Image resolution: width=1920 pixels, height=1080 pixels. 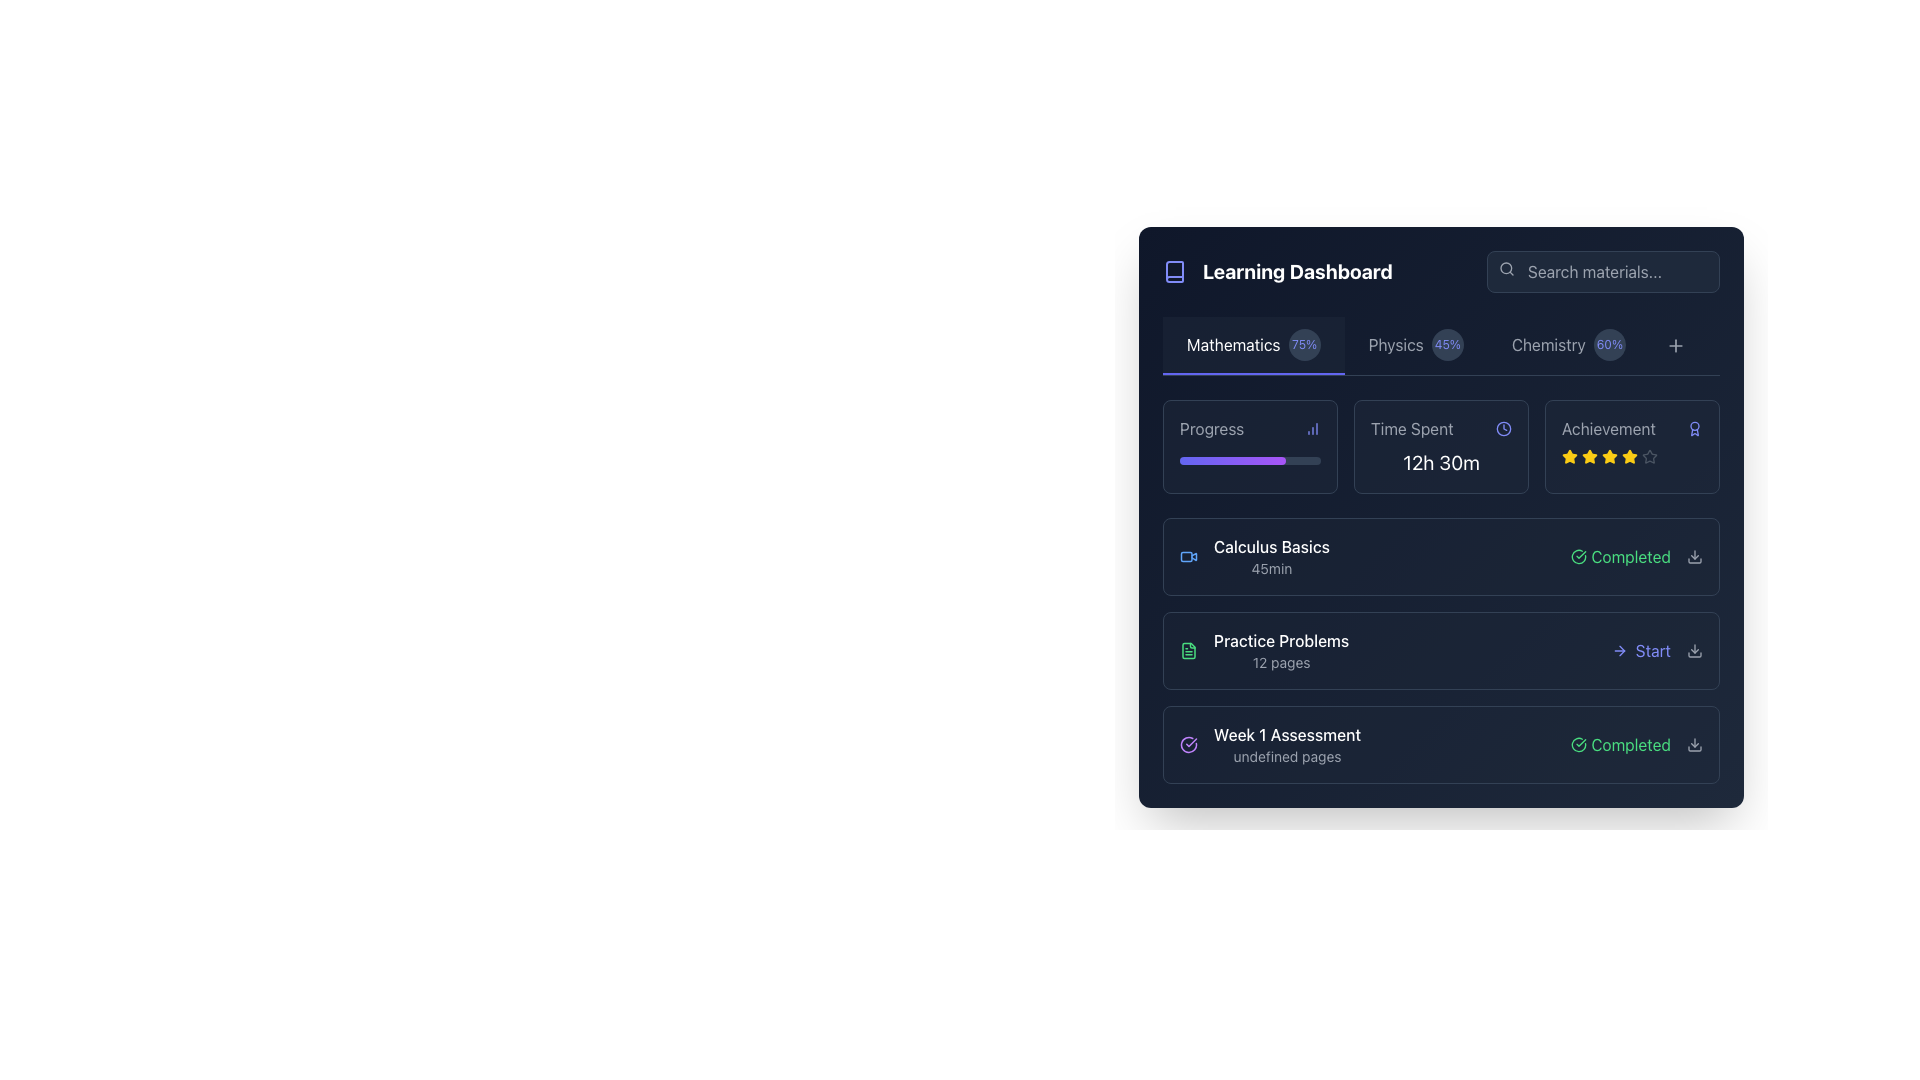 What do you see at coordinates (1578, 556) in the screenshot?
I see `the Status indicator icon that indicates the completion of the 'Calculus Basics' task, which is located adjacent to the text 'Completed' in the middle column of the dashboard` at bounding box center [1578, 556].